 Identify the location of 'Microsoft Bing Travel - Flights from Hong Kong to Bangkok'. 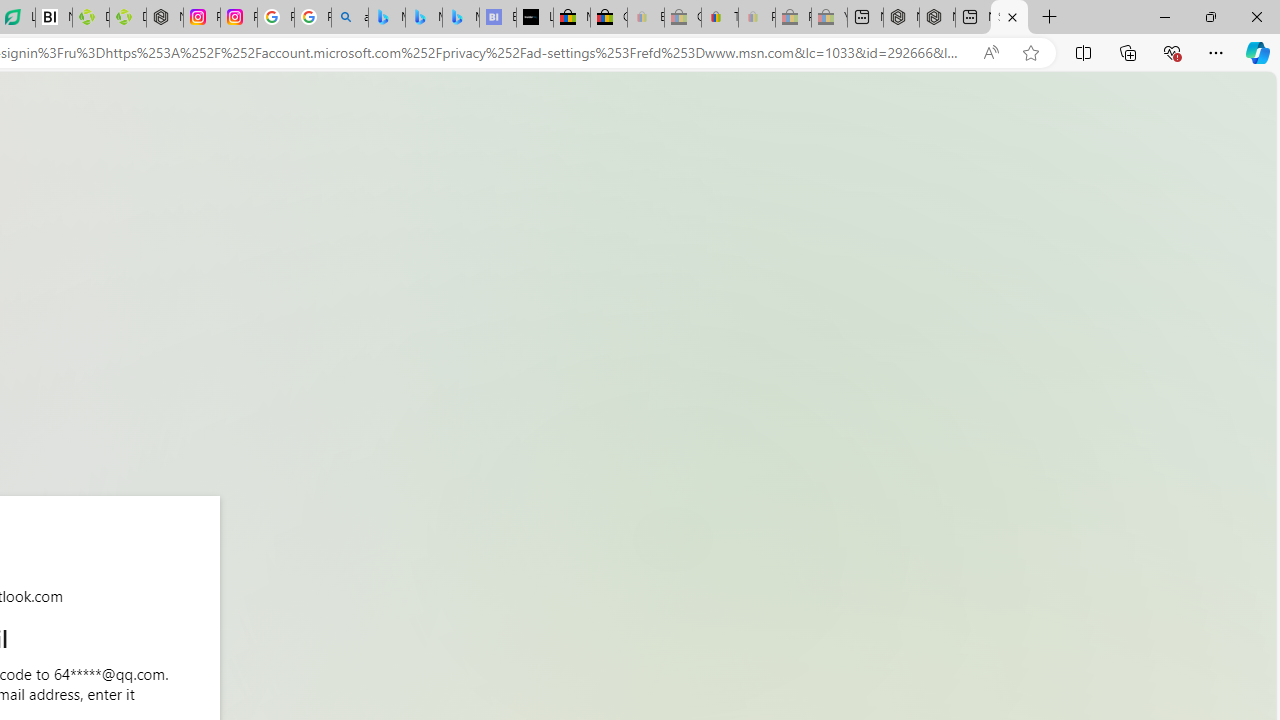
(386, 17).